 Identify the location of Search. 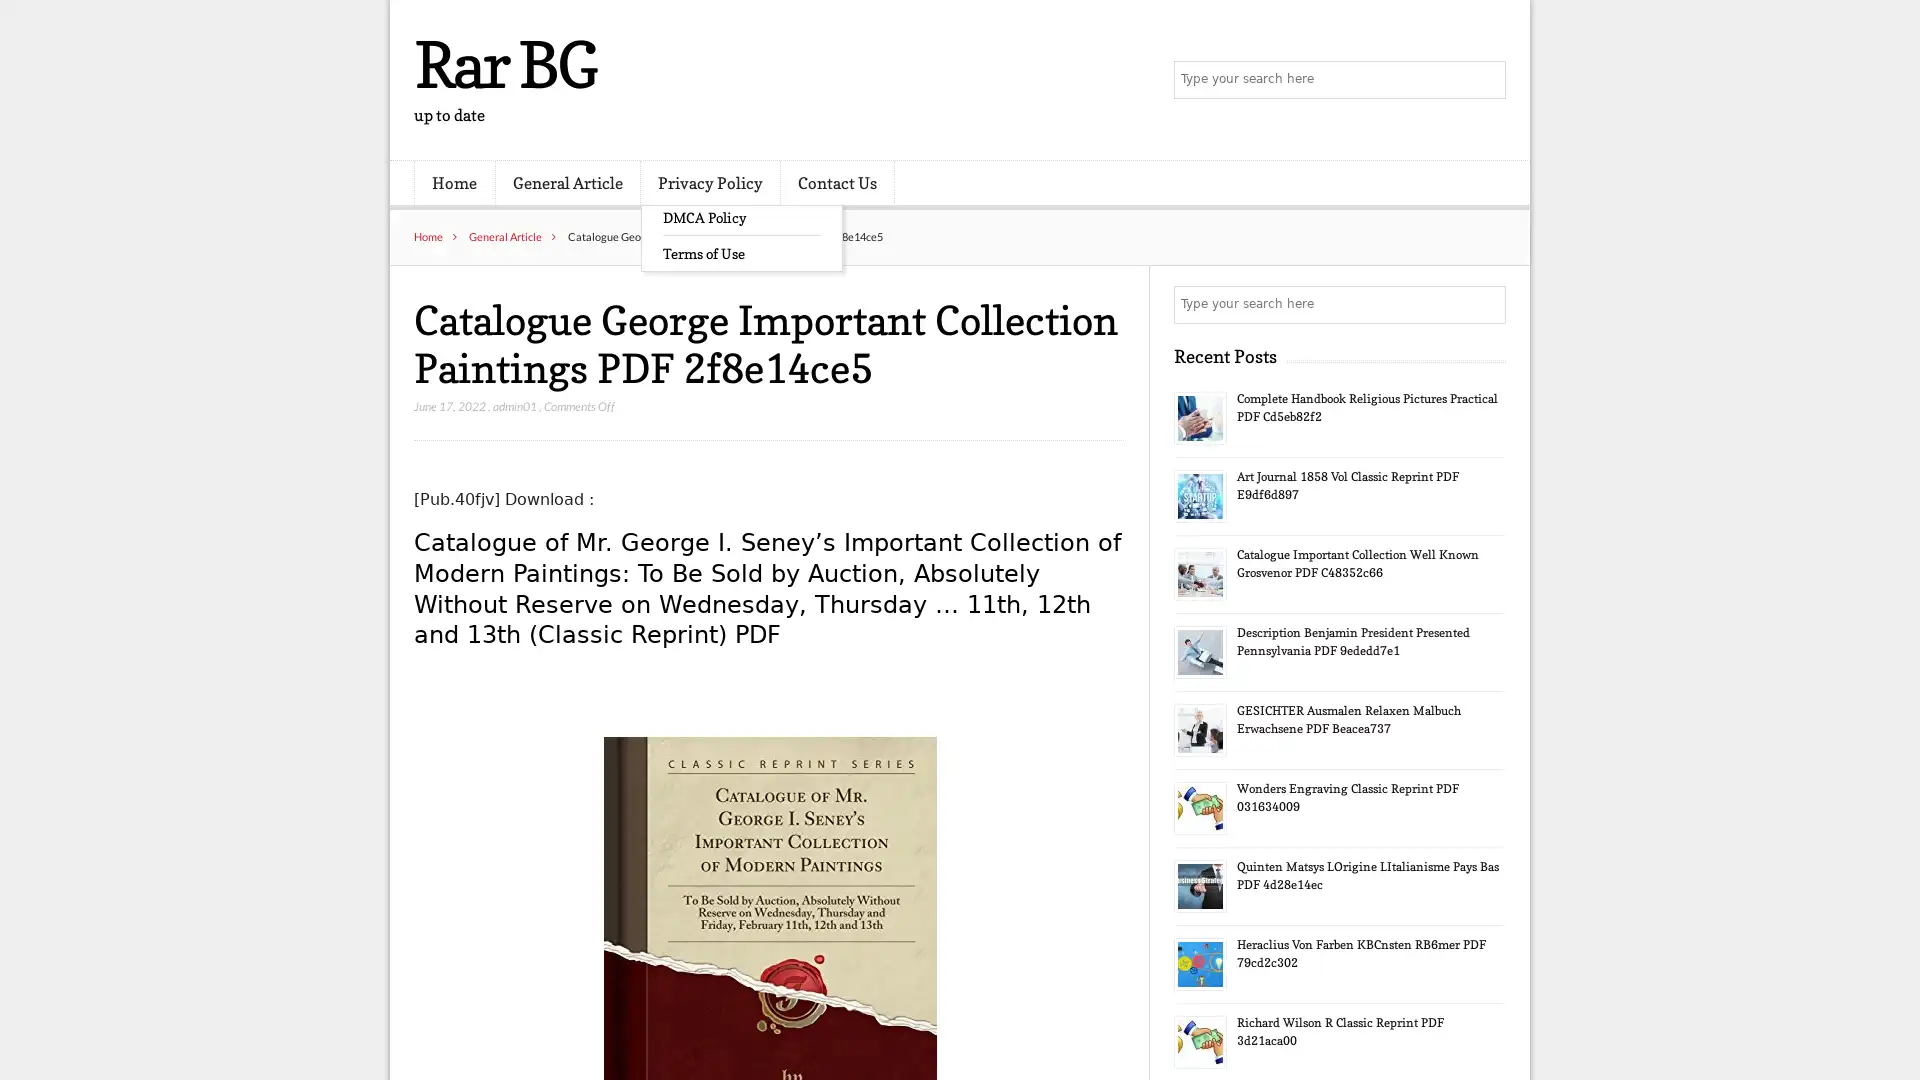
(1485, 304).